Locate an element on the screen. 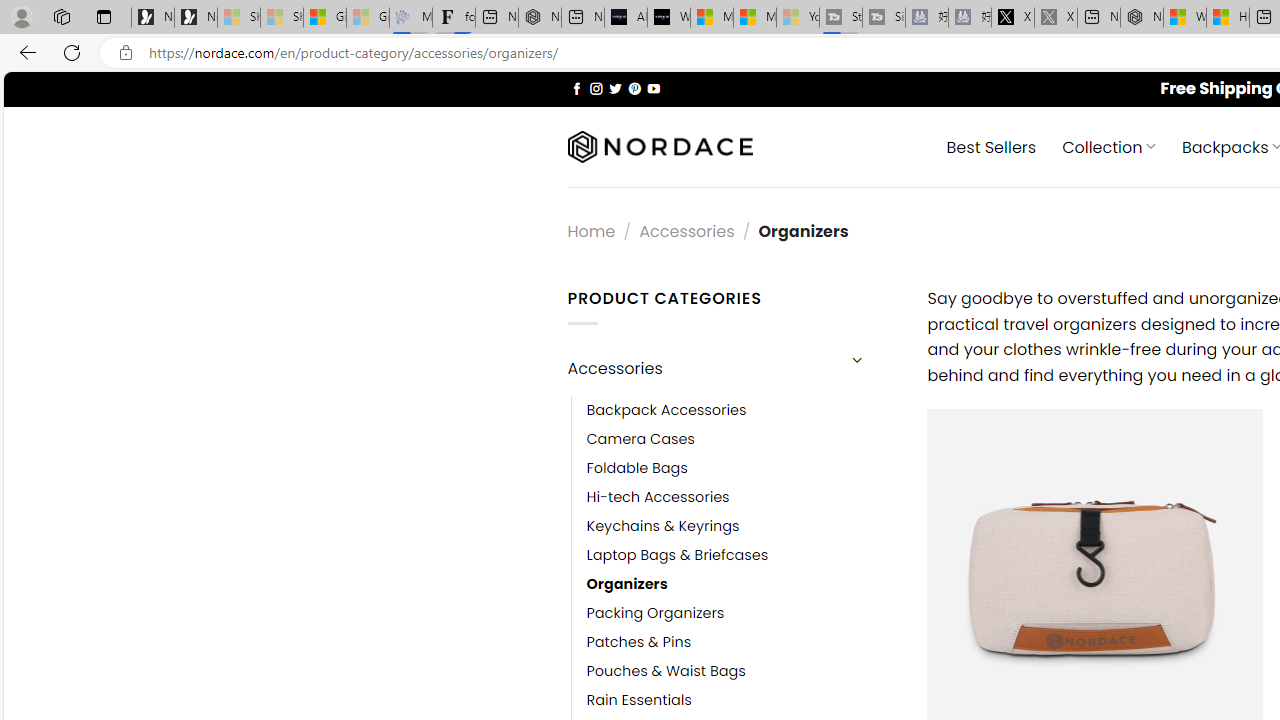 Image resolution: width=1280 pixels, height=720 pixels. 'X - Sleeping' is located at coordinates (1055, 17).